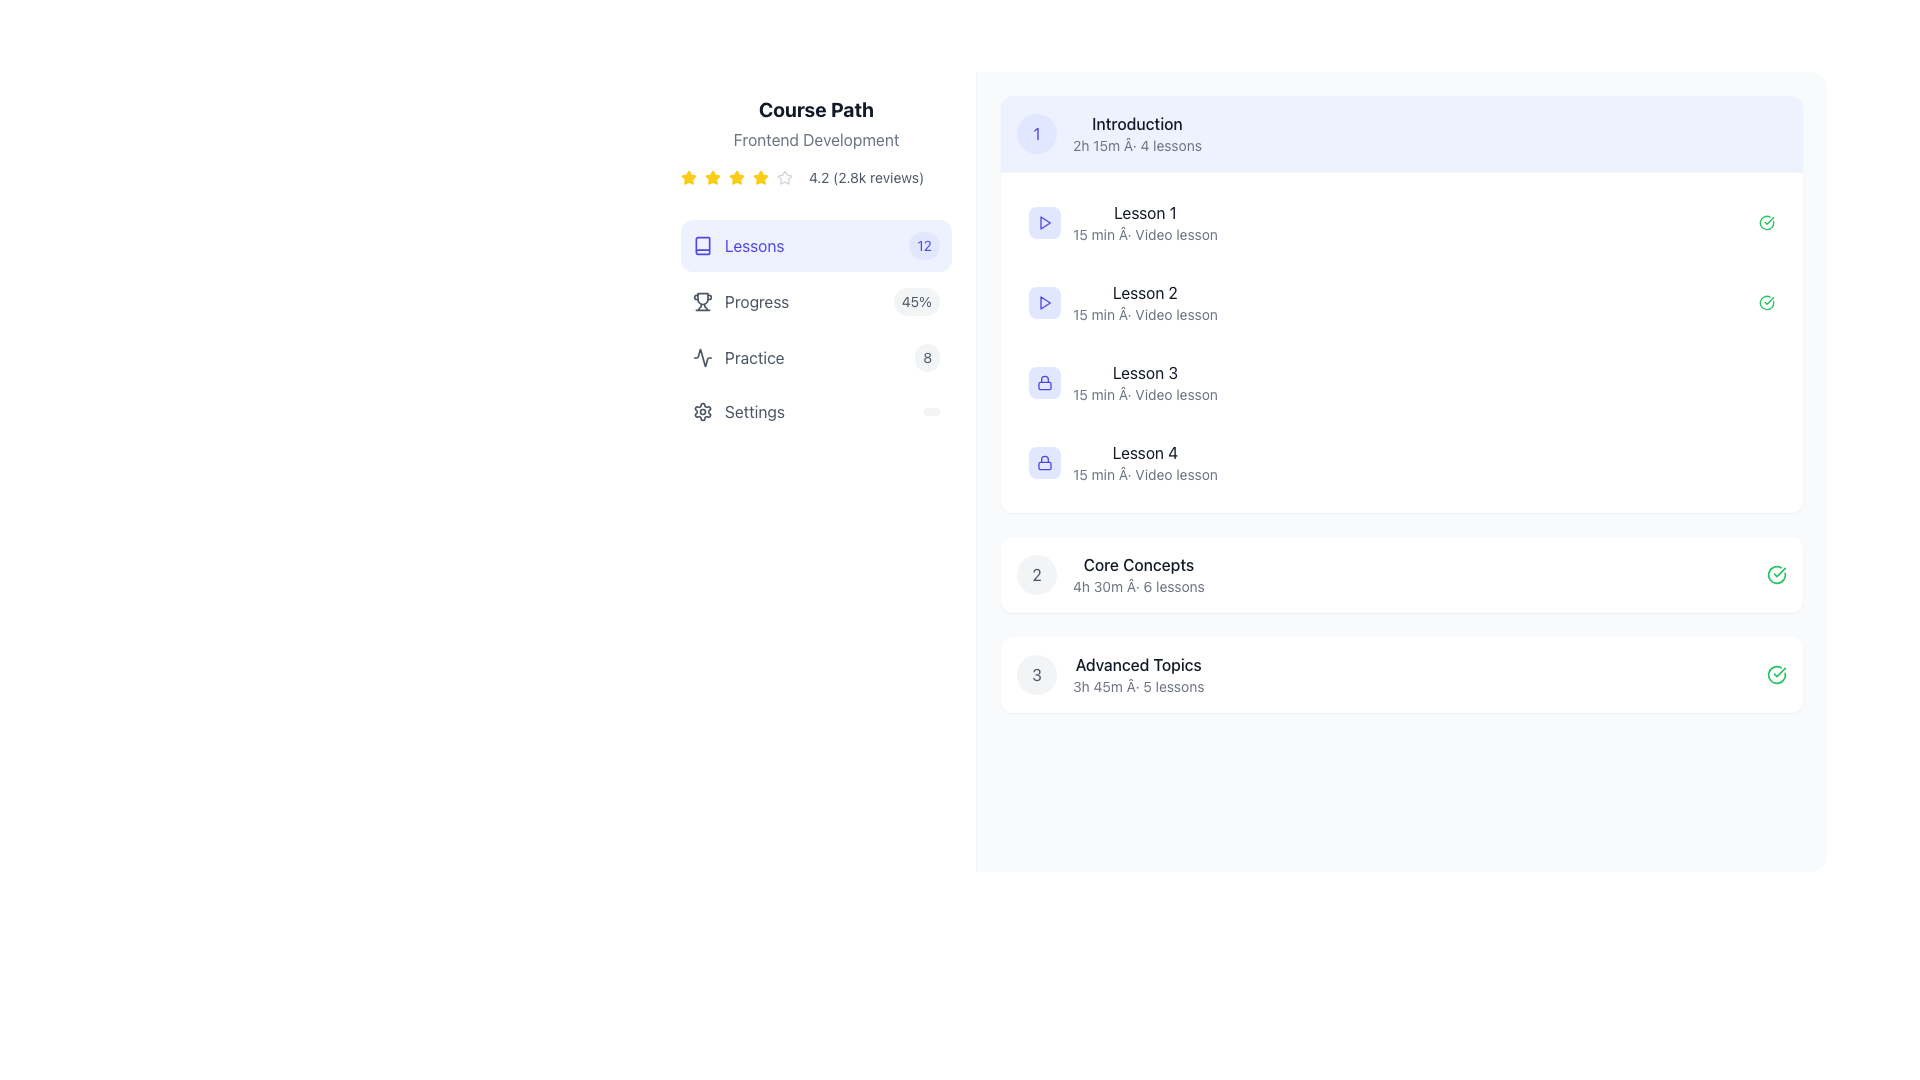 This screenshot has height=1080, width=1920. What do you see at coordinates (740, 301) in the screenshot?
I see `the List menu item in the second row of the left-hand side navigation menu` at bounding box center [740, 301].